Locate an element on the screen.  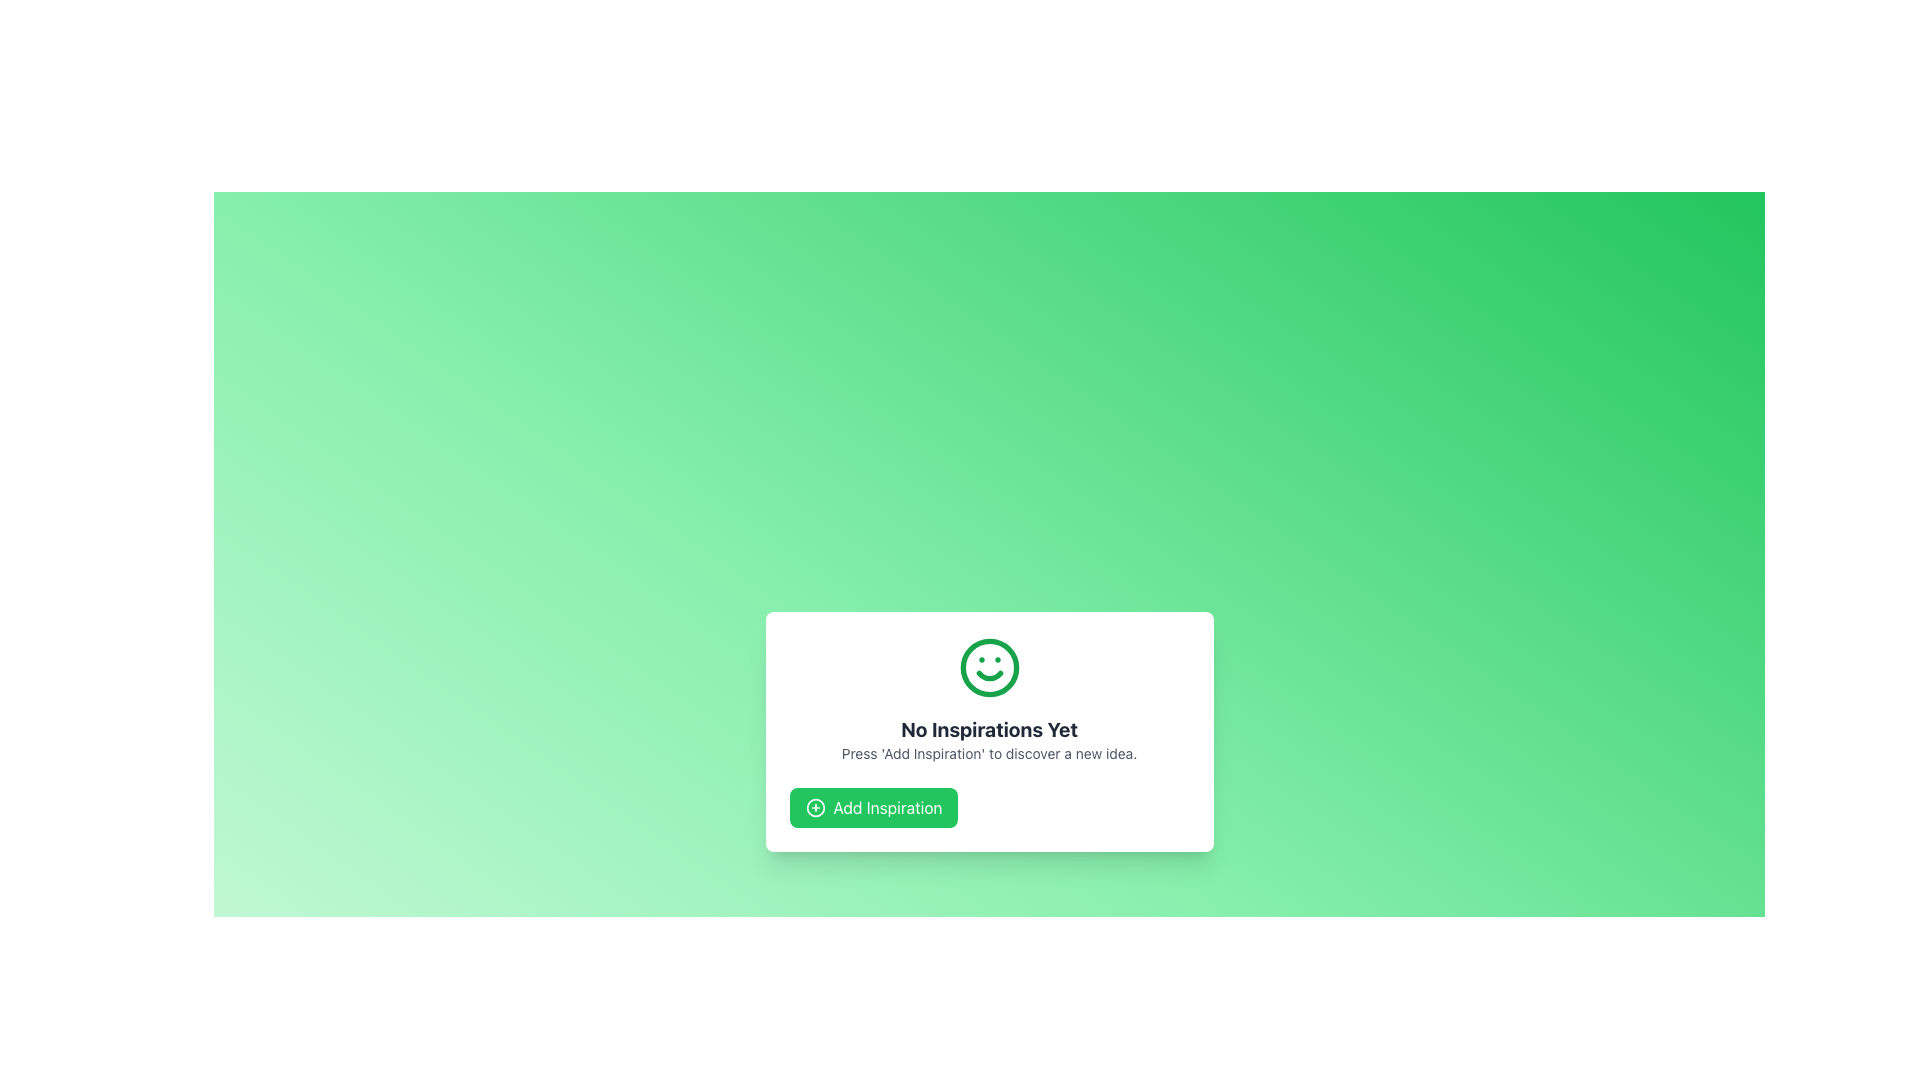
the circular icon that serves as a visual indicator for the action to add an inspiration, which is positioned as the first element within the 'Add Inspiration' button is located at coordinates (815, 806).